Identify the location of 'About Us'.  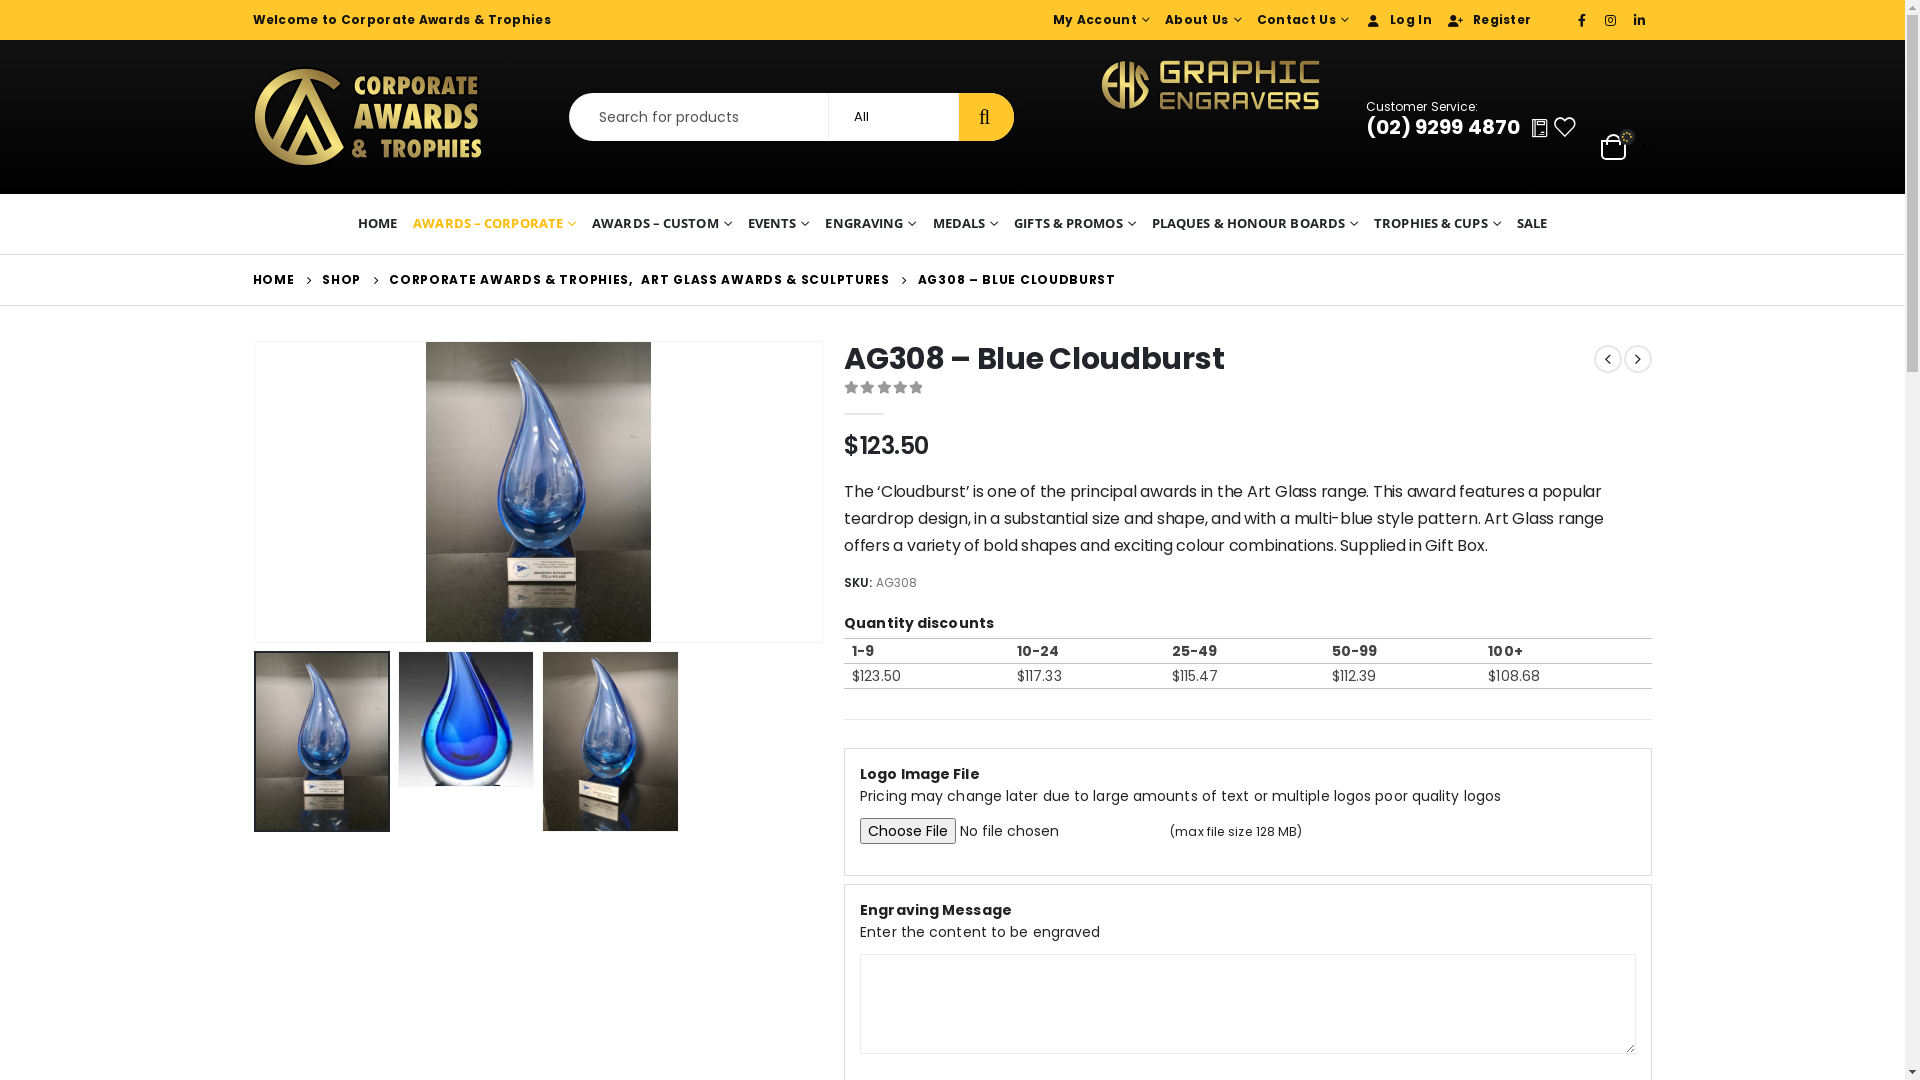
(1200, 19).